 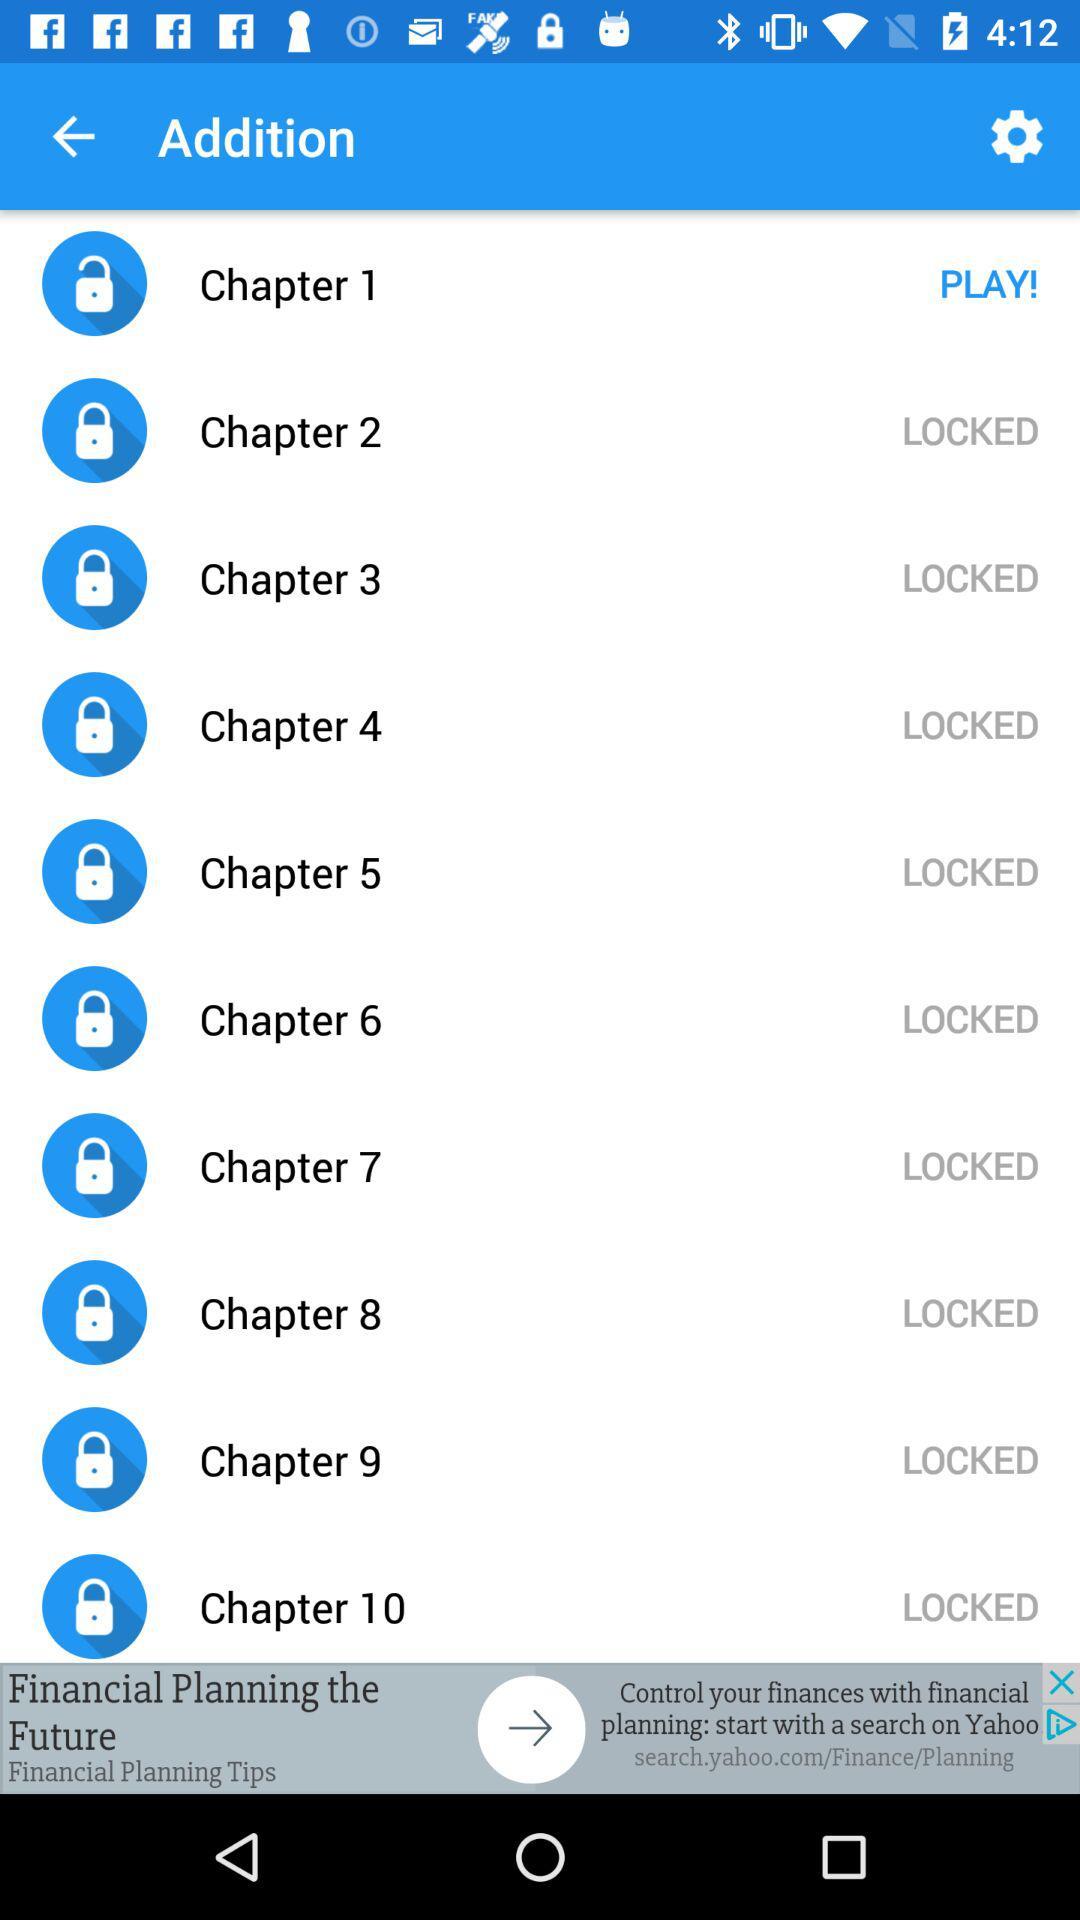 I want to click on button setting icon, so click(x=540, y=1727).